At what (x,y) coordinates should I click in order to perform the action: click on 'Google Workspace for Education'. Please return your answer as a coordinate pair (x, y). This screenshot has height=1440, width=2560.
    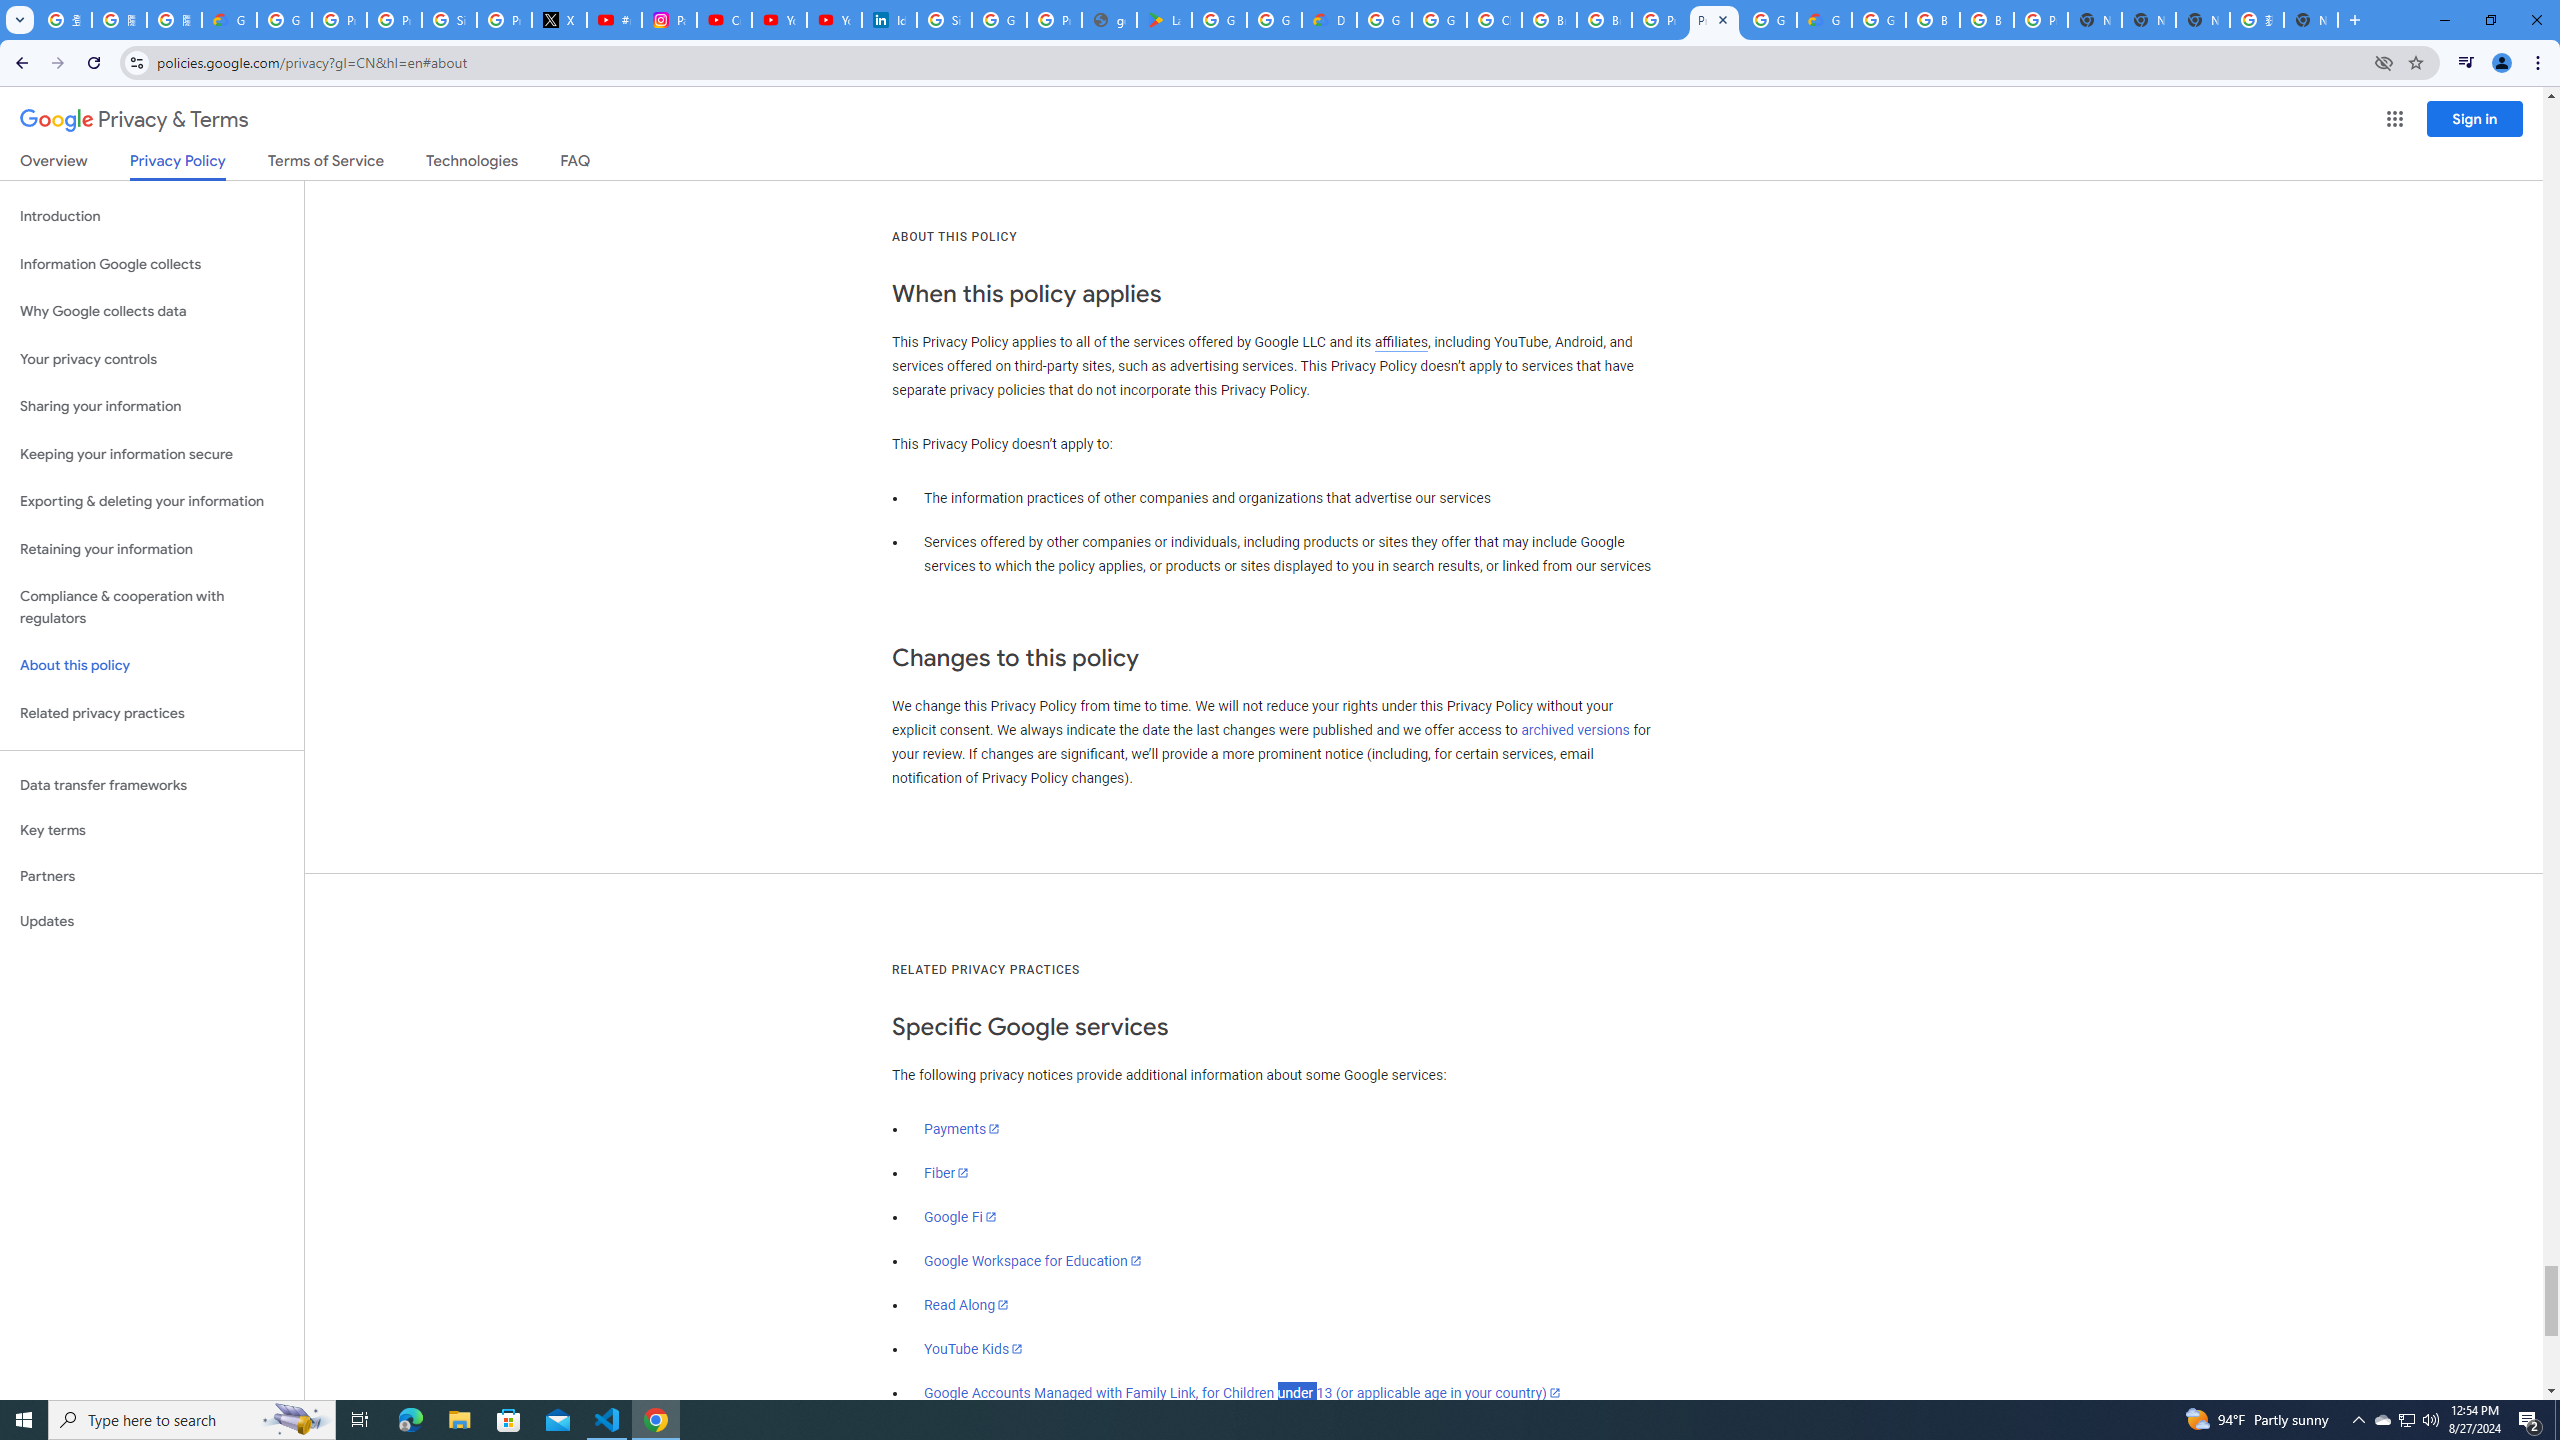
    Looking at the image, I should click on (1031, 1260).